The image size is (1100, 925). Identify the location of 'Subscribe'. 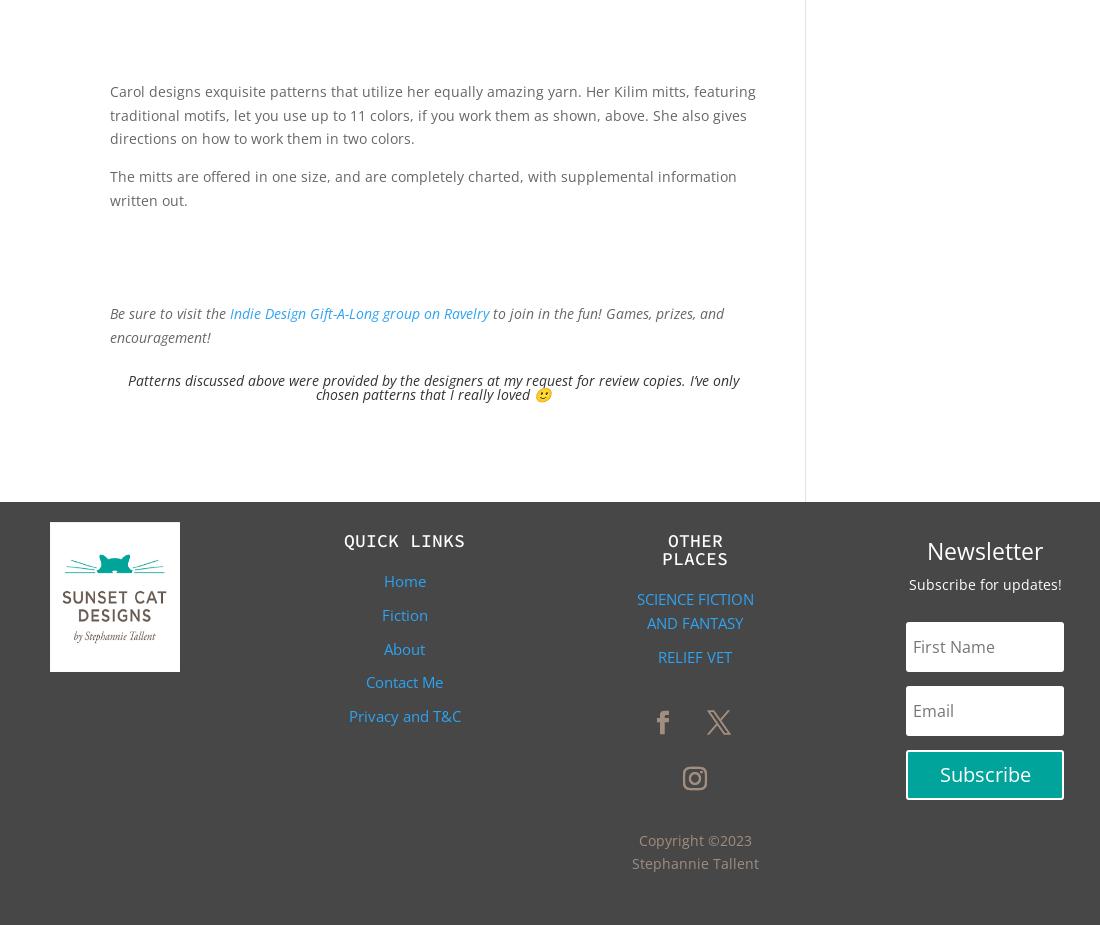
(938, 773).